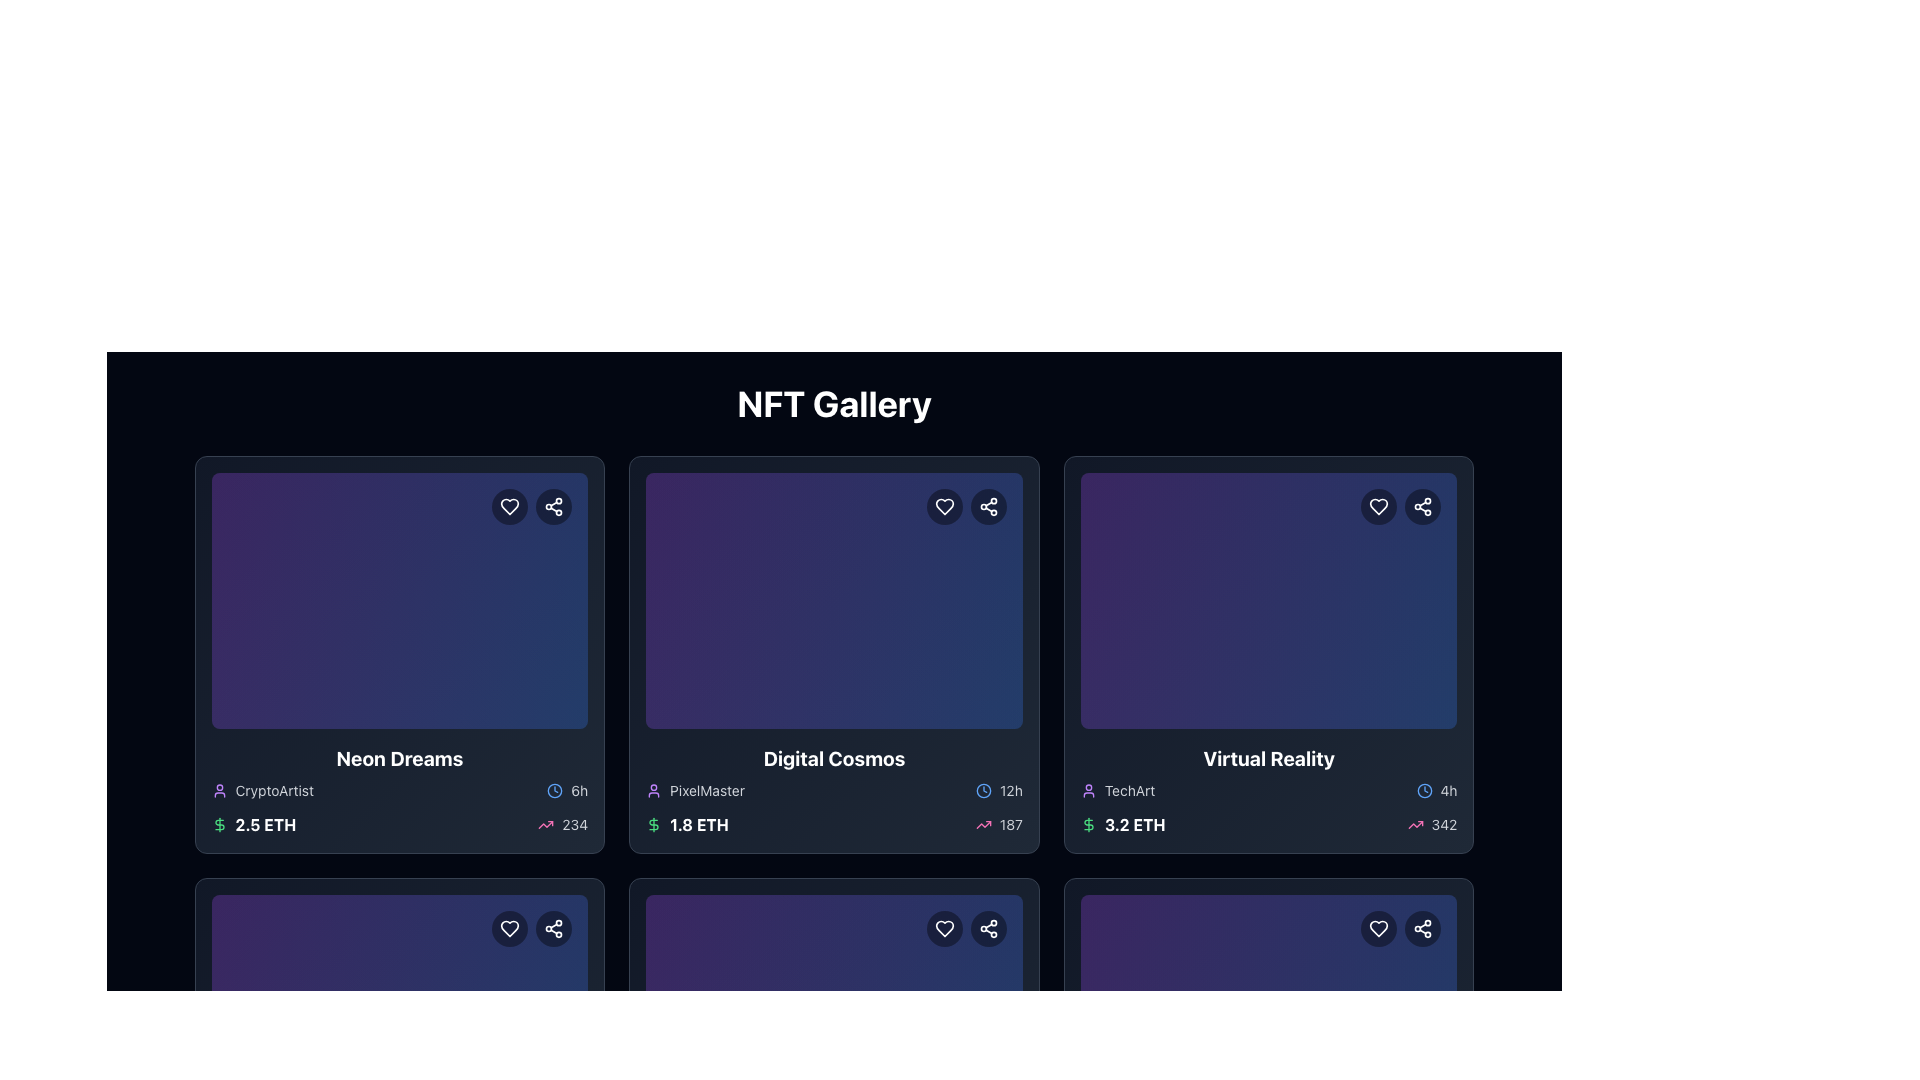  I want to click on the interactive button with a share icon located at the top-right region of the card, so click(1422, 929).